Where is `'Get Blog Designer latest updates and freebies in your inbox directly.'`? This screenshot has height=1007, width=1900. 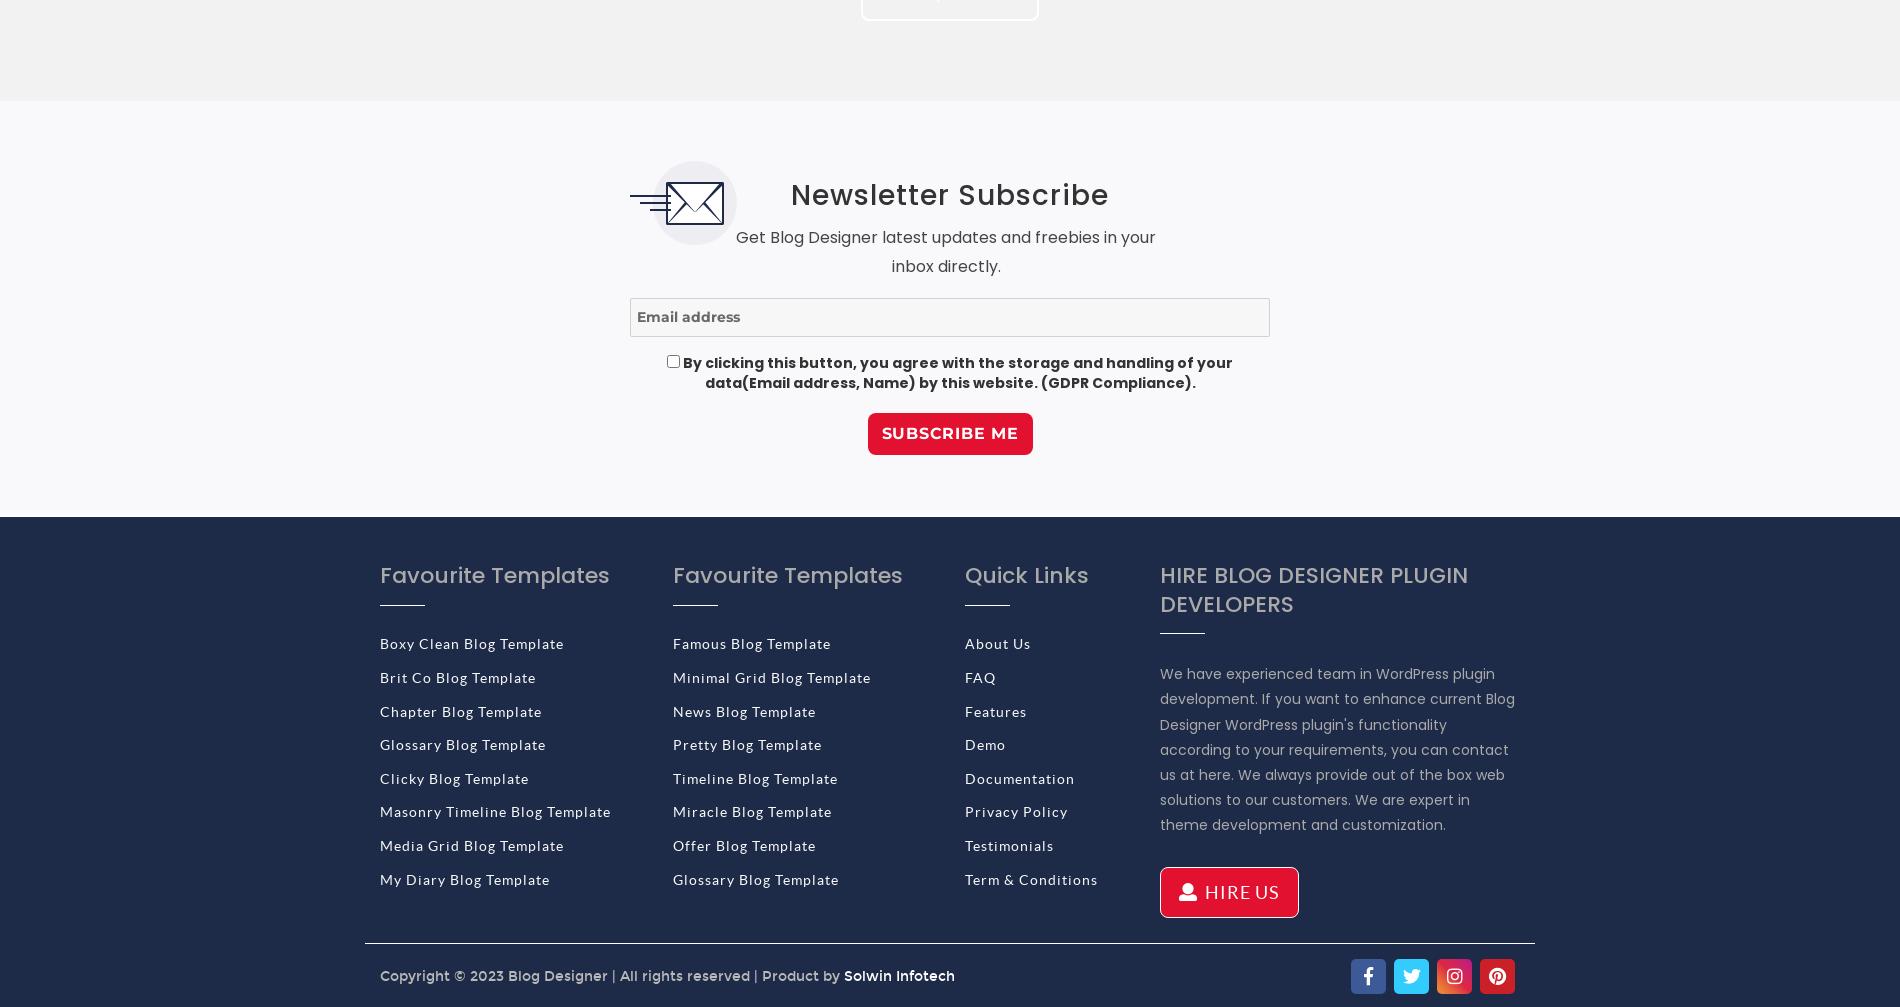
'Get Blog Designer latest updates and freebies in your inbox directly.' is located at coordinates (945, 251).